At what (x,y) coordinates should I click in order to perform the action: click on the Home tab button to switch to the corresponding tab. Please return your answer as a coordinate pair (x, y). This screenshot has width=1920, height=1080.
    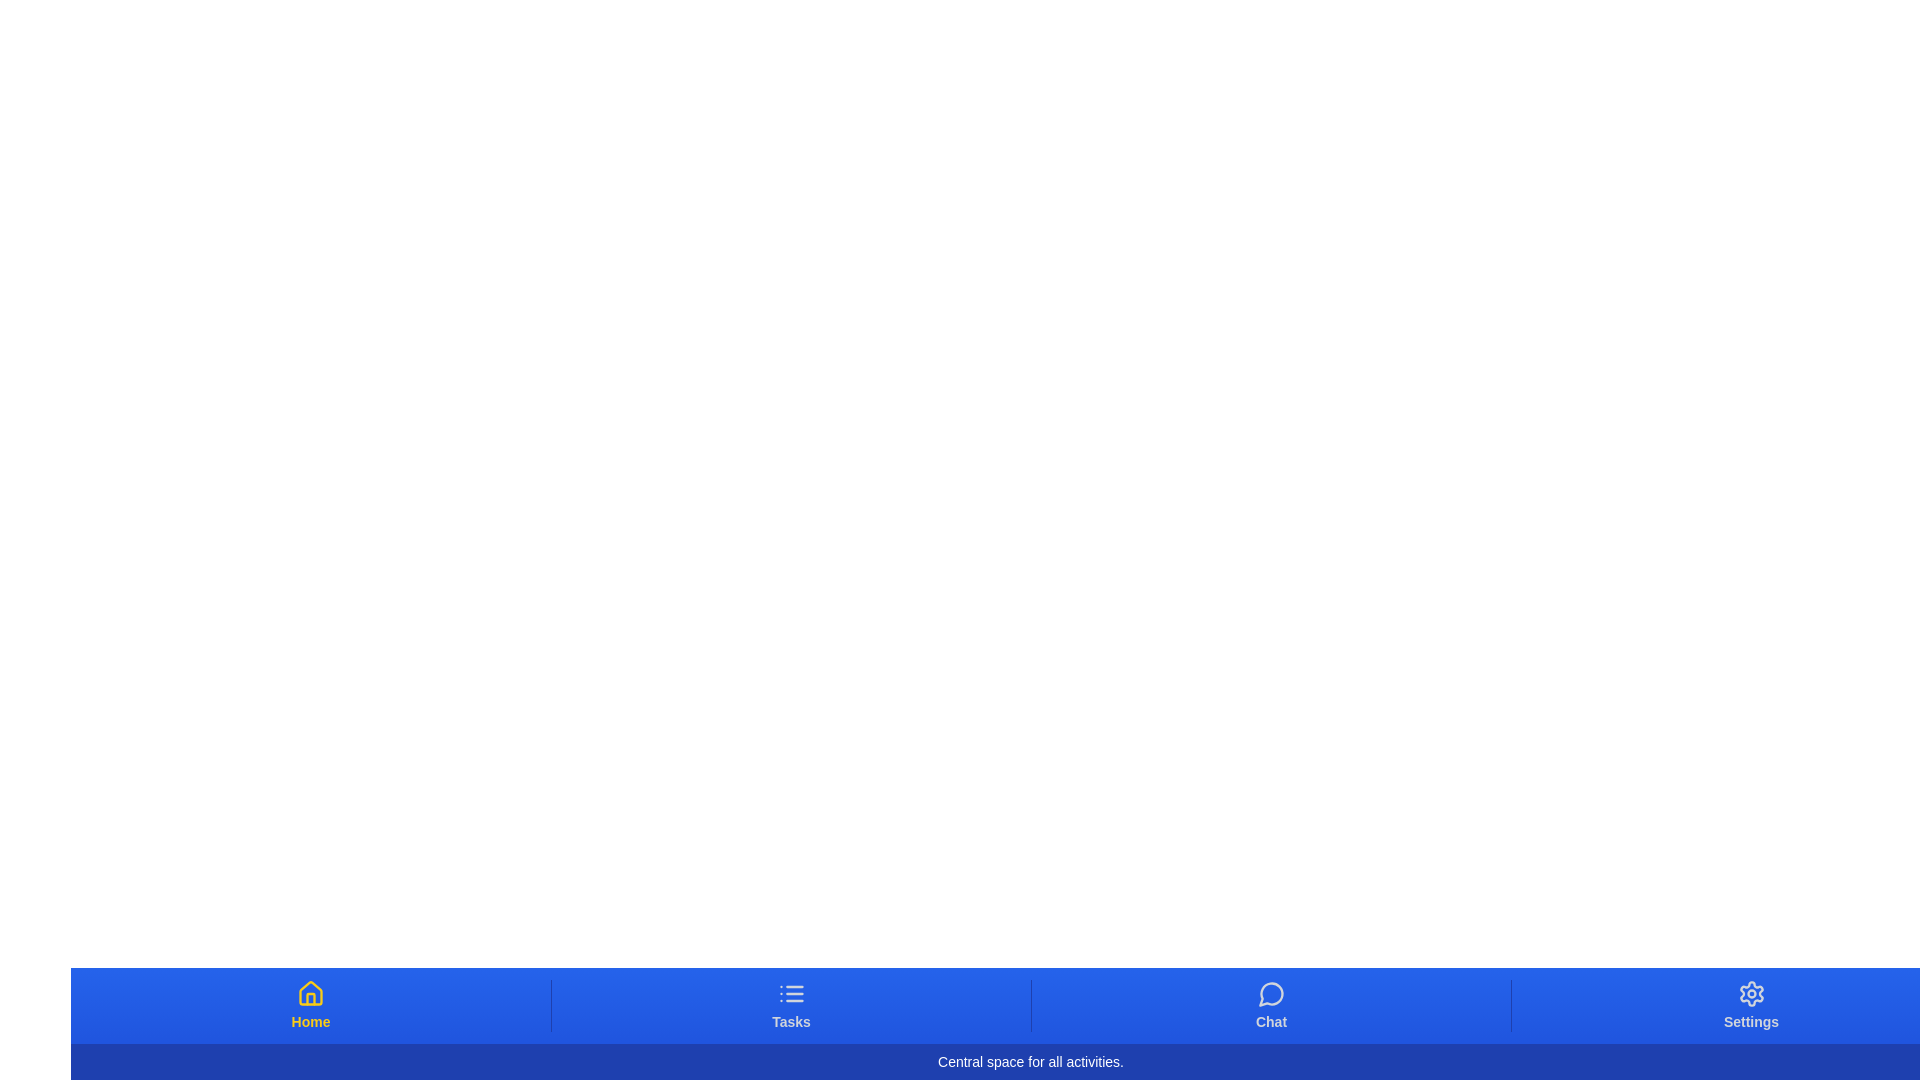
    Looking at the image, I should click on (310, 1006).